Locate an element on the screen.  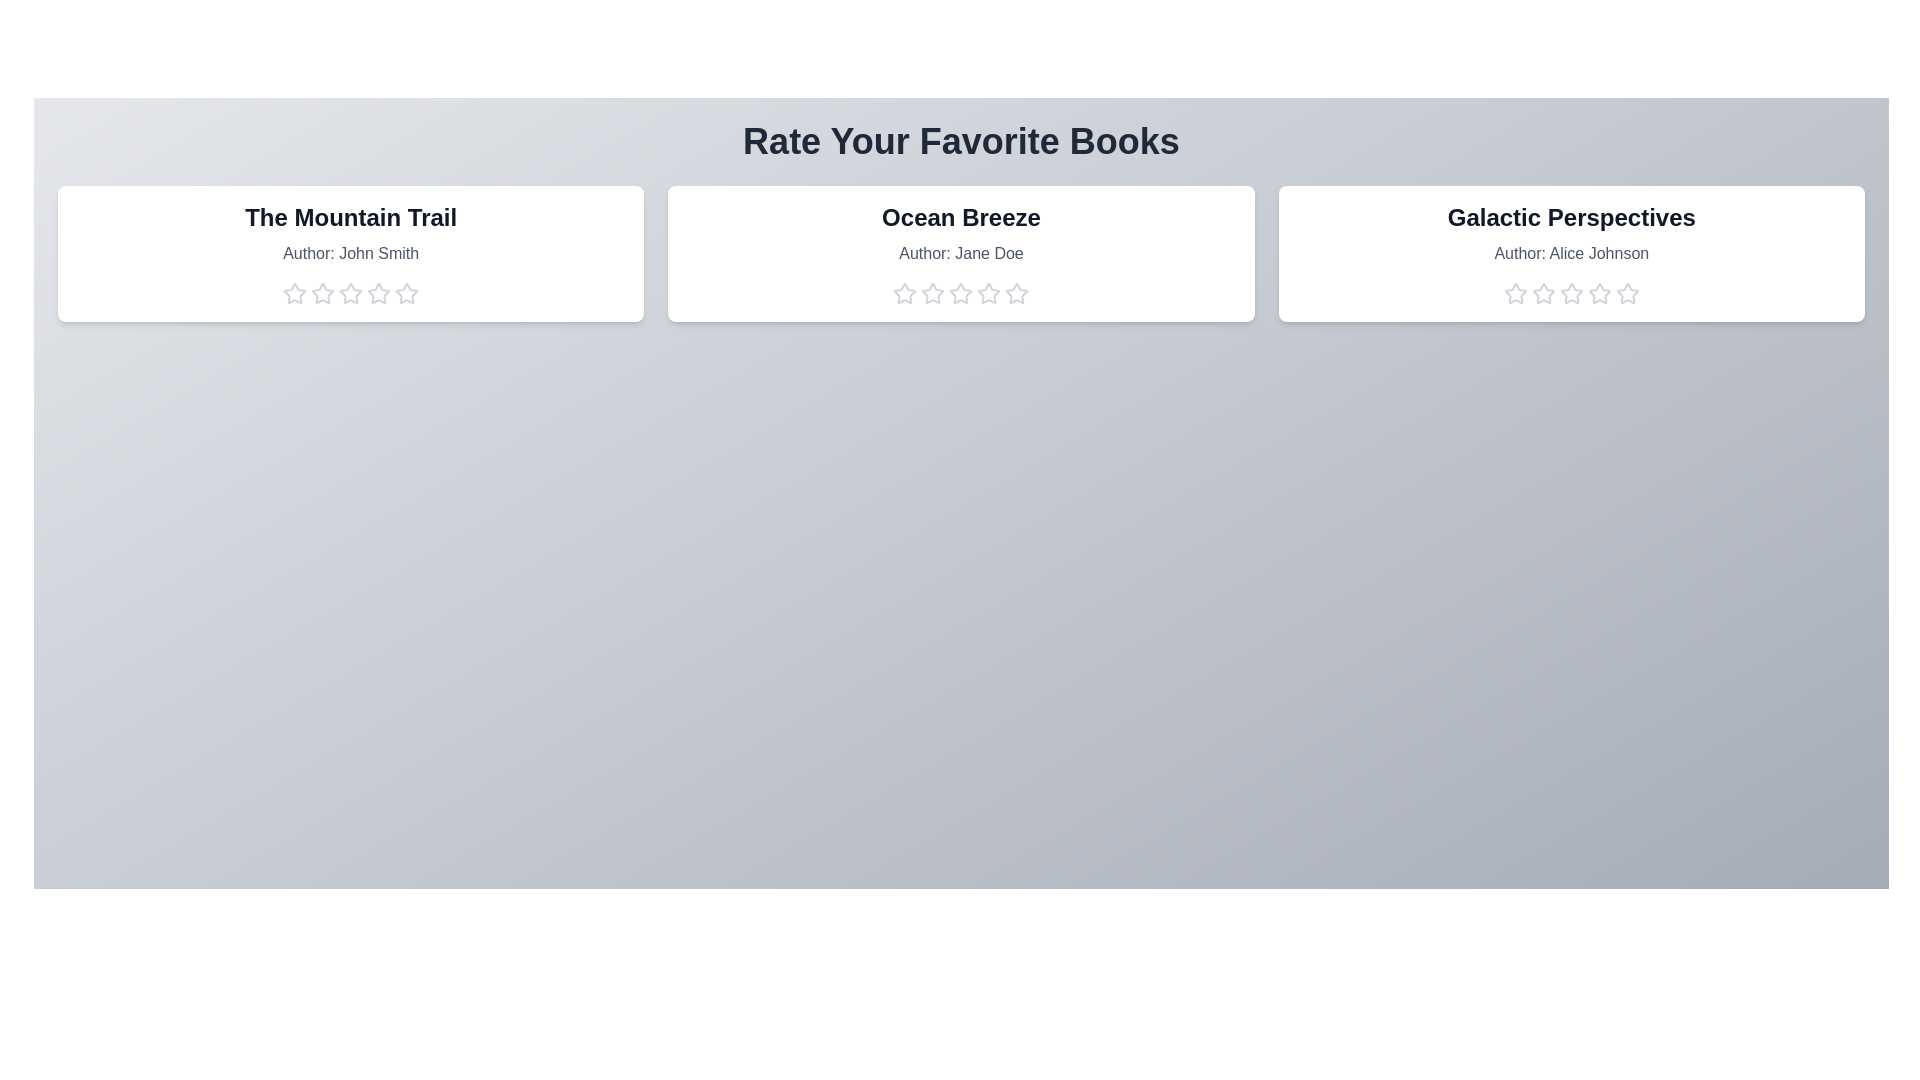
the star corresponding to 5 to preview the rating is located at coordinates (406, 293).